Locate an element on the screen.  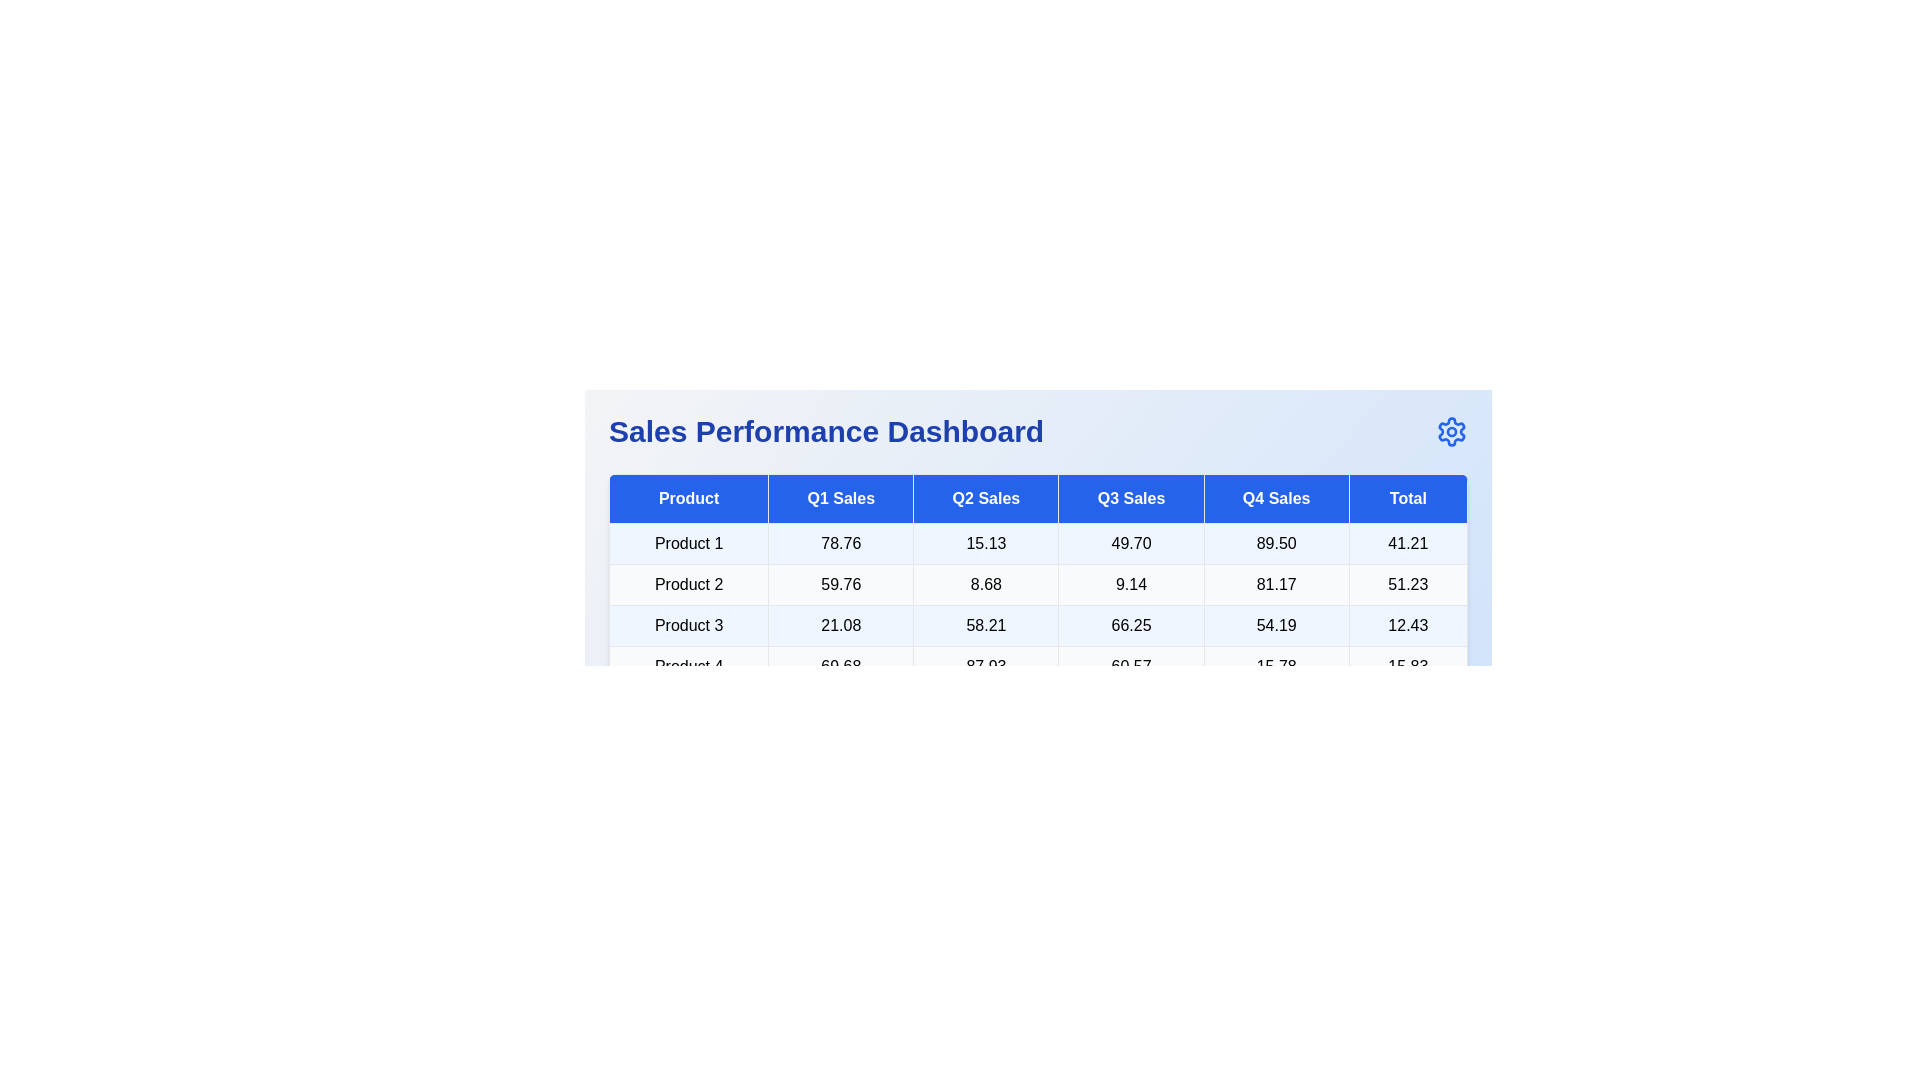
the header Total to sort the table by that column is located at coordinates (1406, 497).